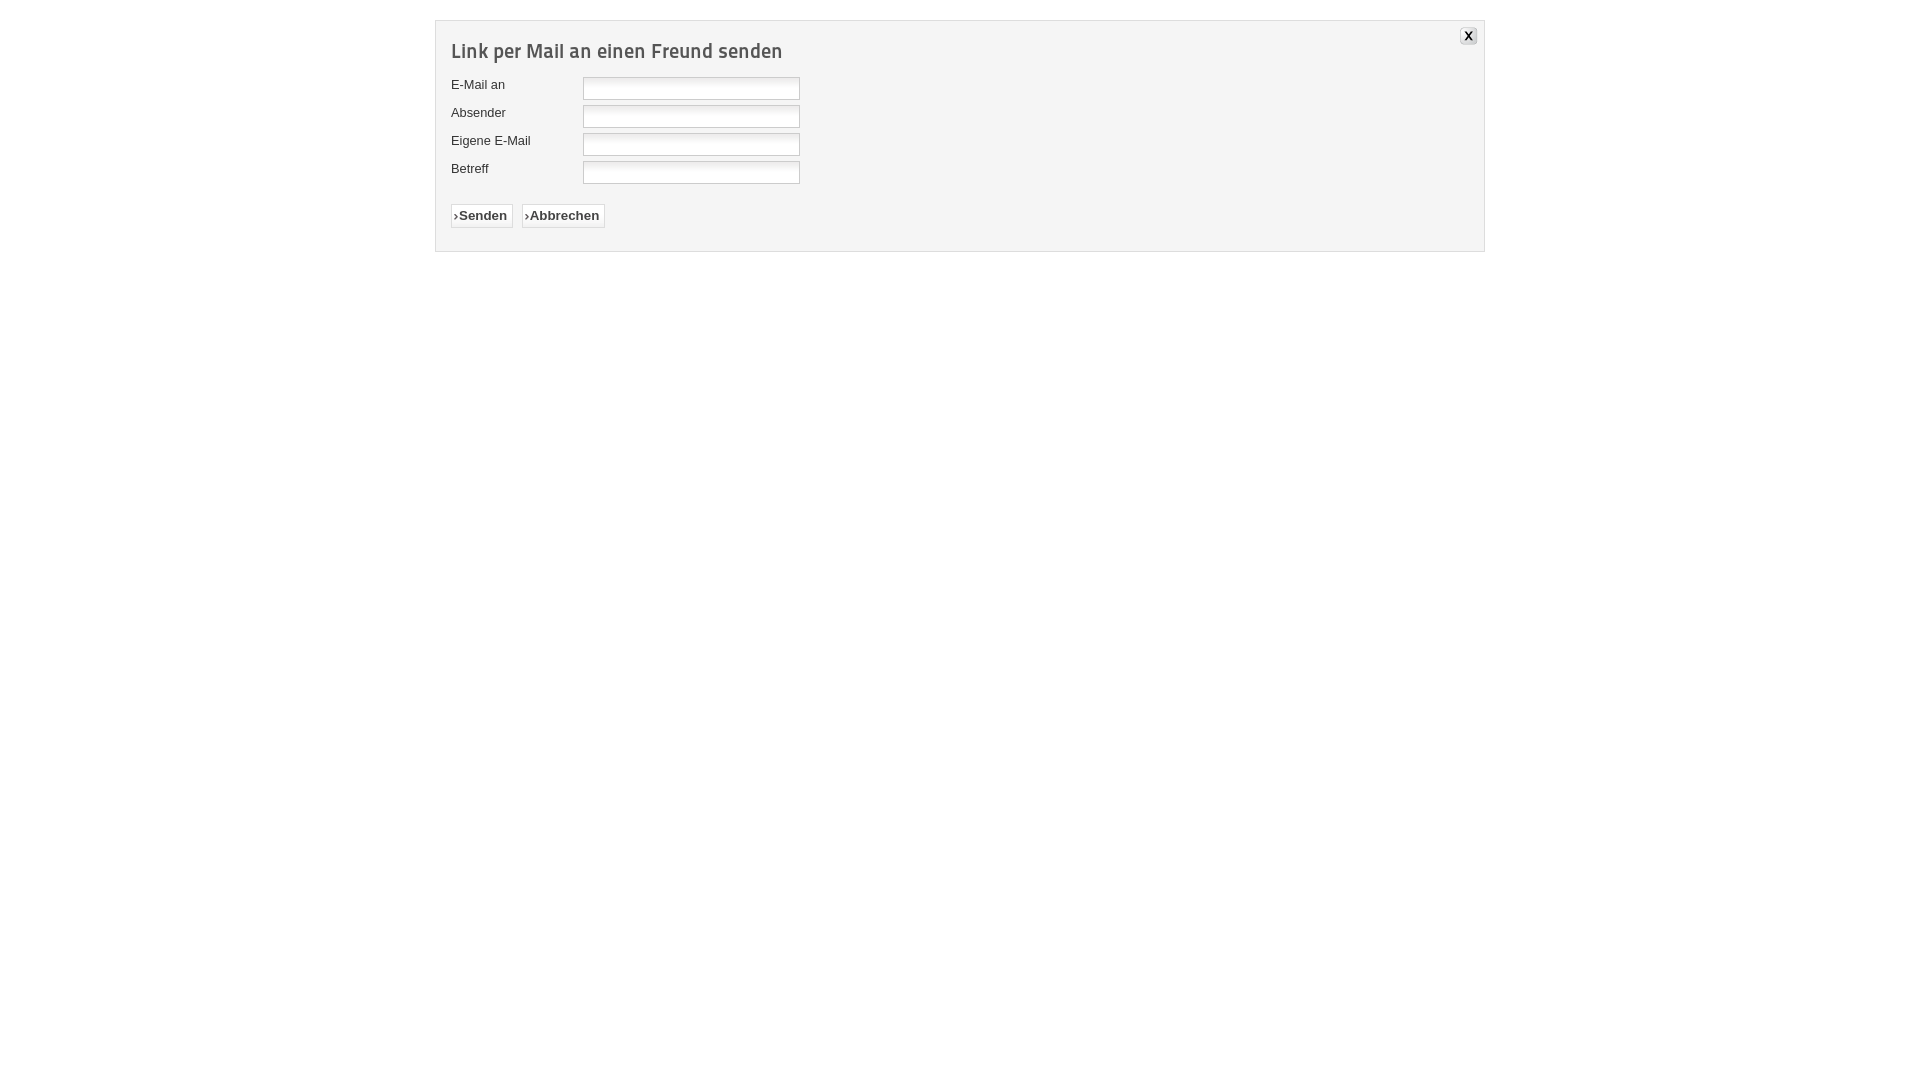  What do you see at coordinates (562, 216) in the screenshot?
I see `'Abbrechen'` at bounding box center [562, 216].